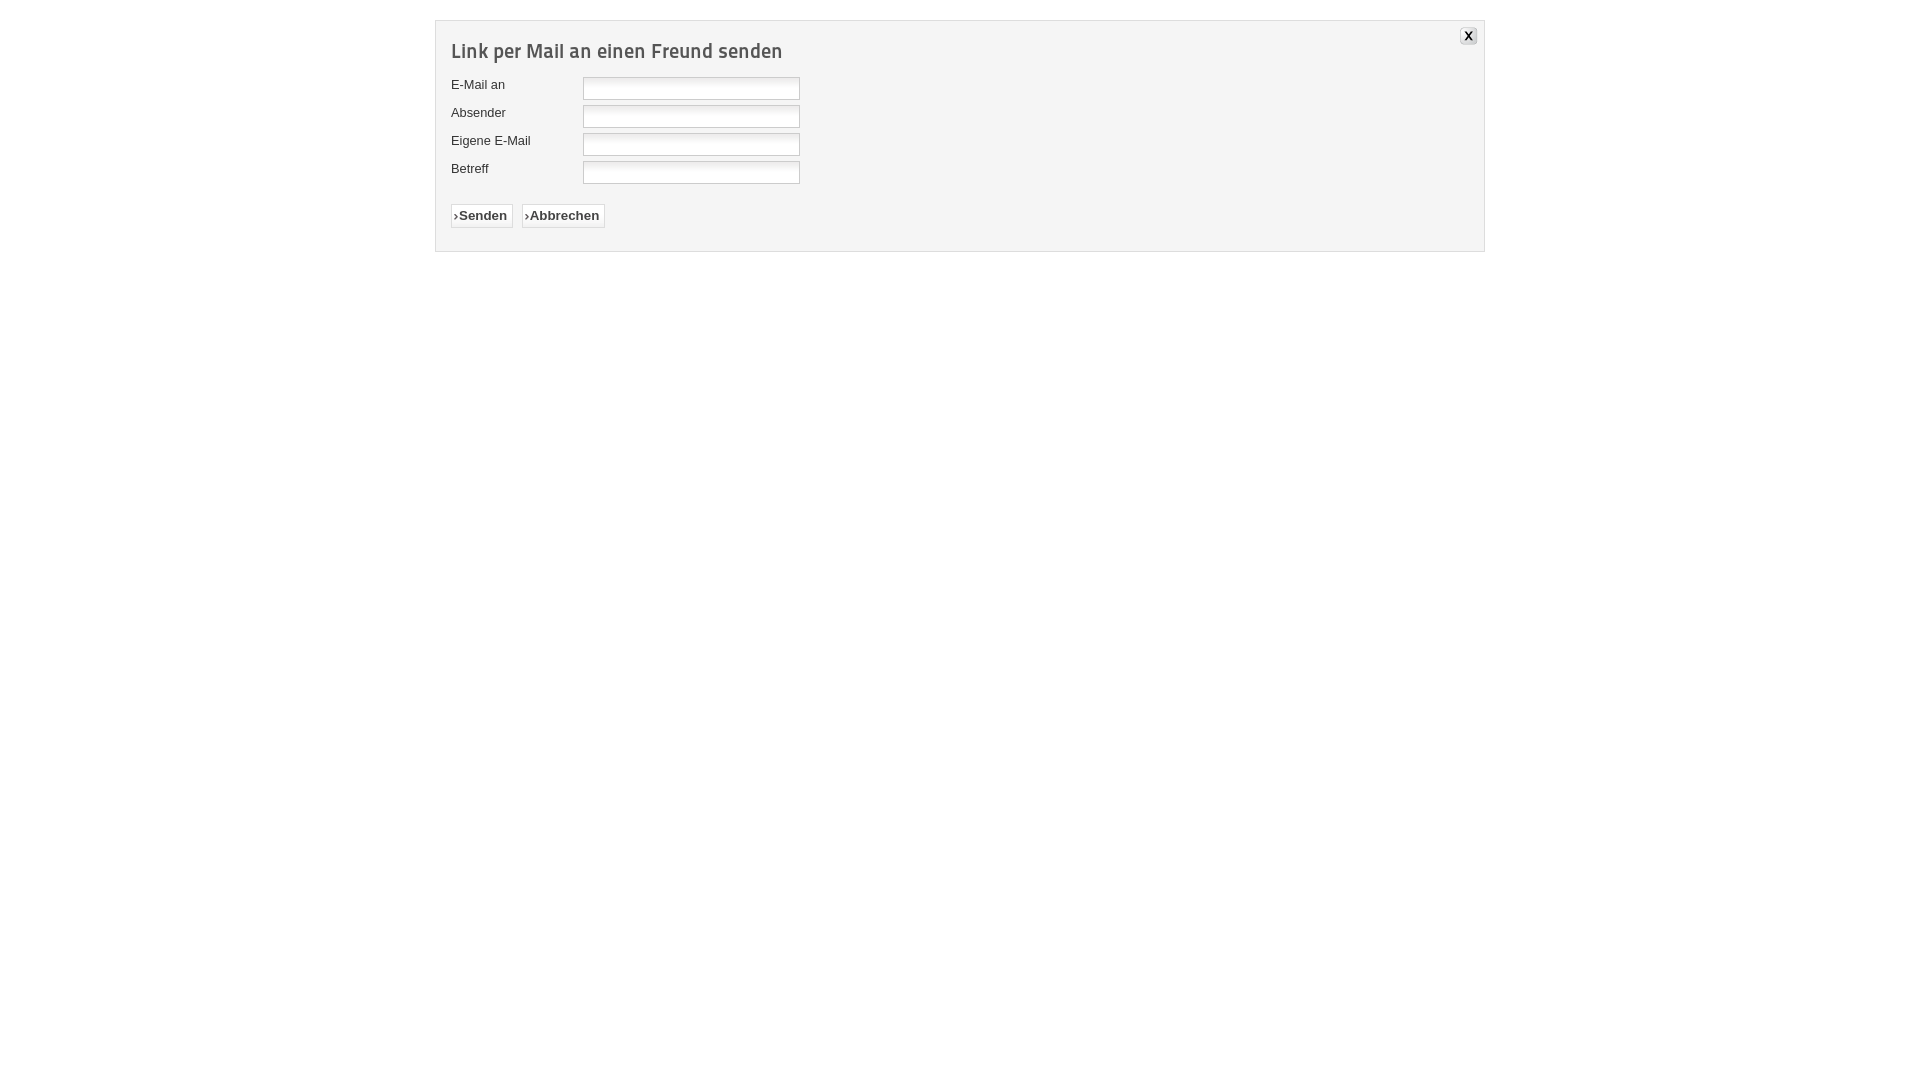  What do you see at coordinates (562, 216) in the screenshot?
I see `'Abbrechen'` at bounding box center [562, 216].